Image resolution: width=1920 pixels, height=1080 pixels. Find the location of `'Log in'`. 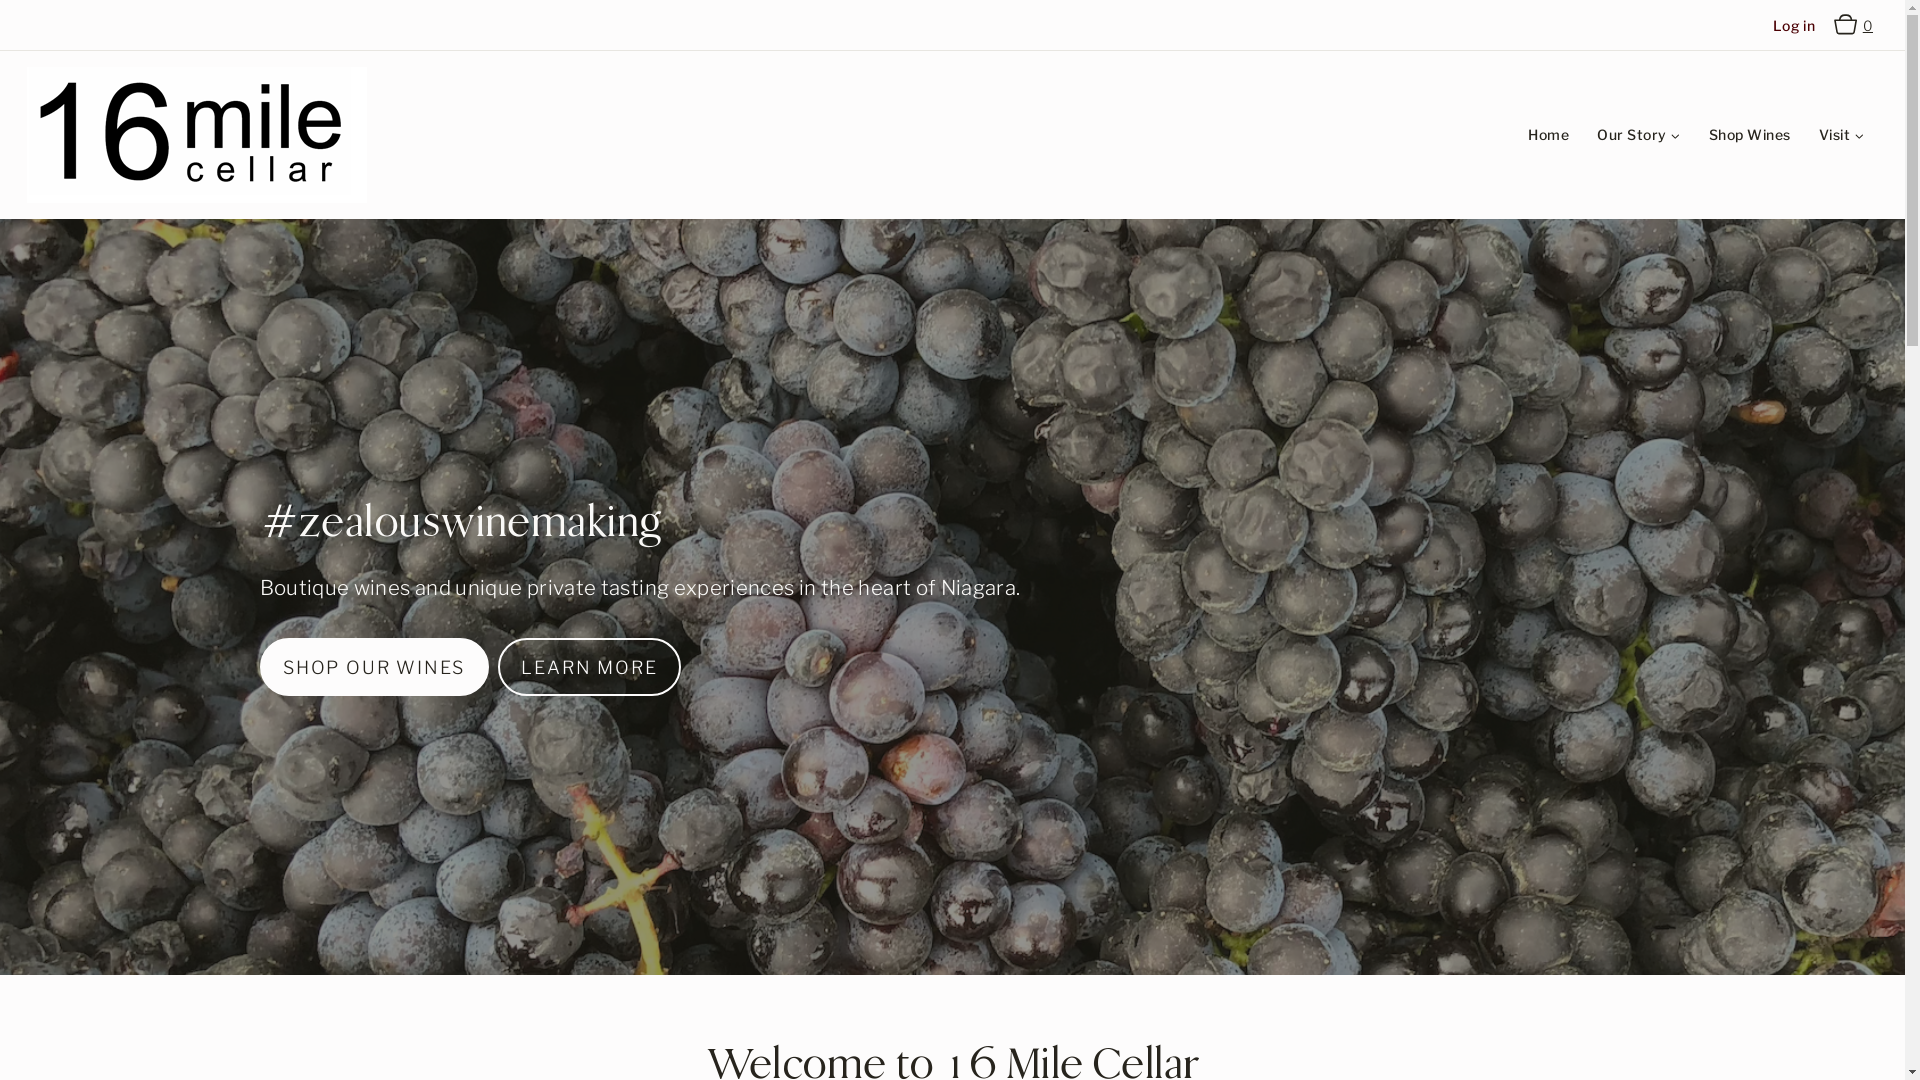

'Log in' is located at coordinates (1772, 25).